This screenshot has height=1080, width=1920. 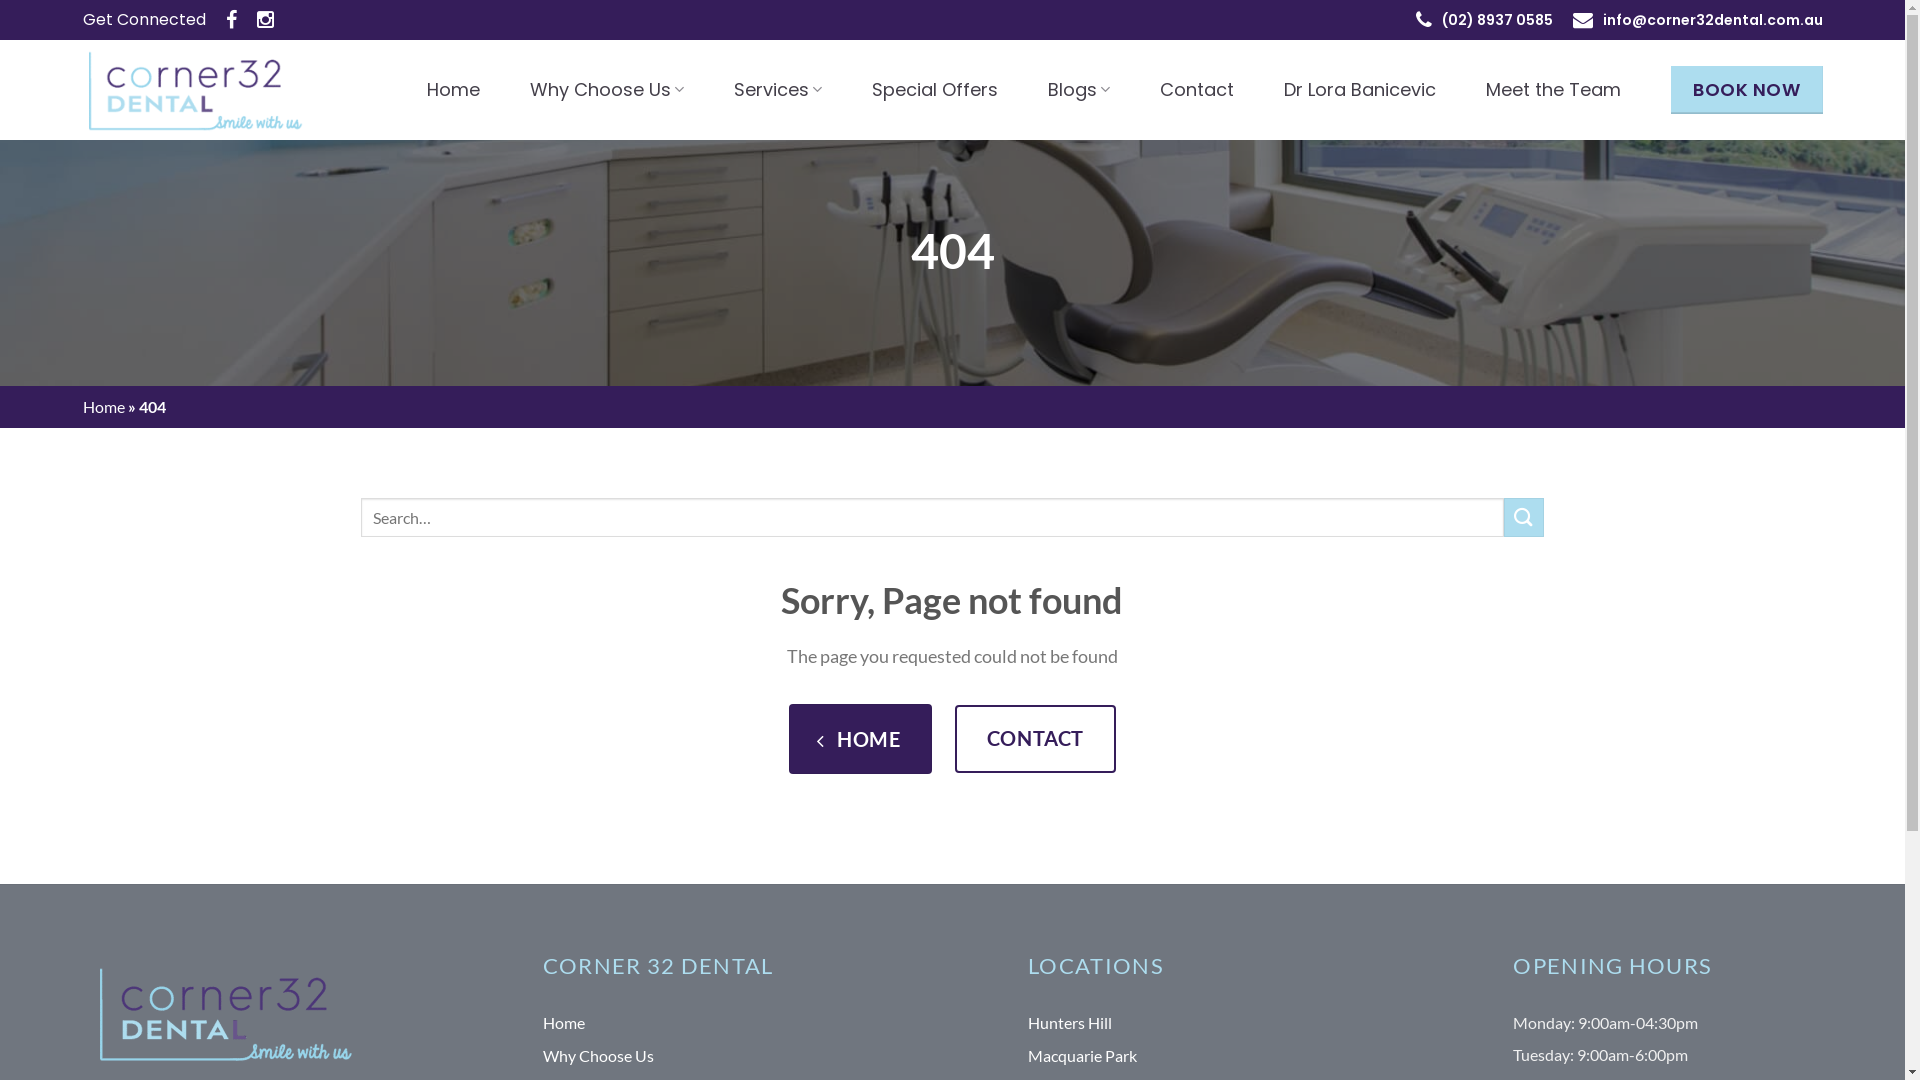 I want to click on 'BOOK NOW', so click(x=1745, y=88).